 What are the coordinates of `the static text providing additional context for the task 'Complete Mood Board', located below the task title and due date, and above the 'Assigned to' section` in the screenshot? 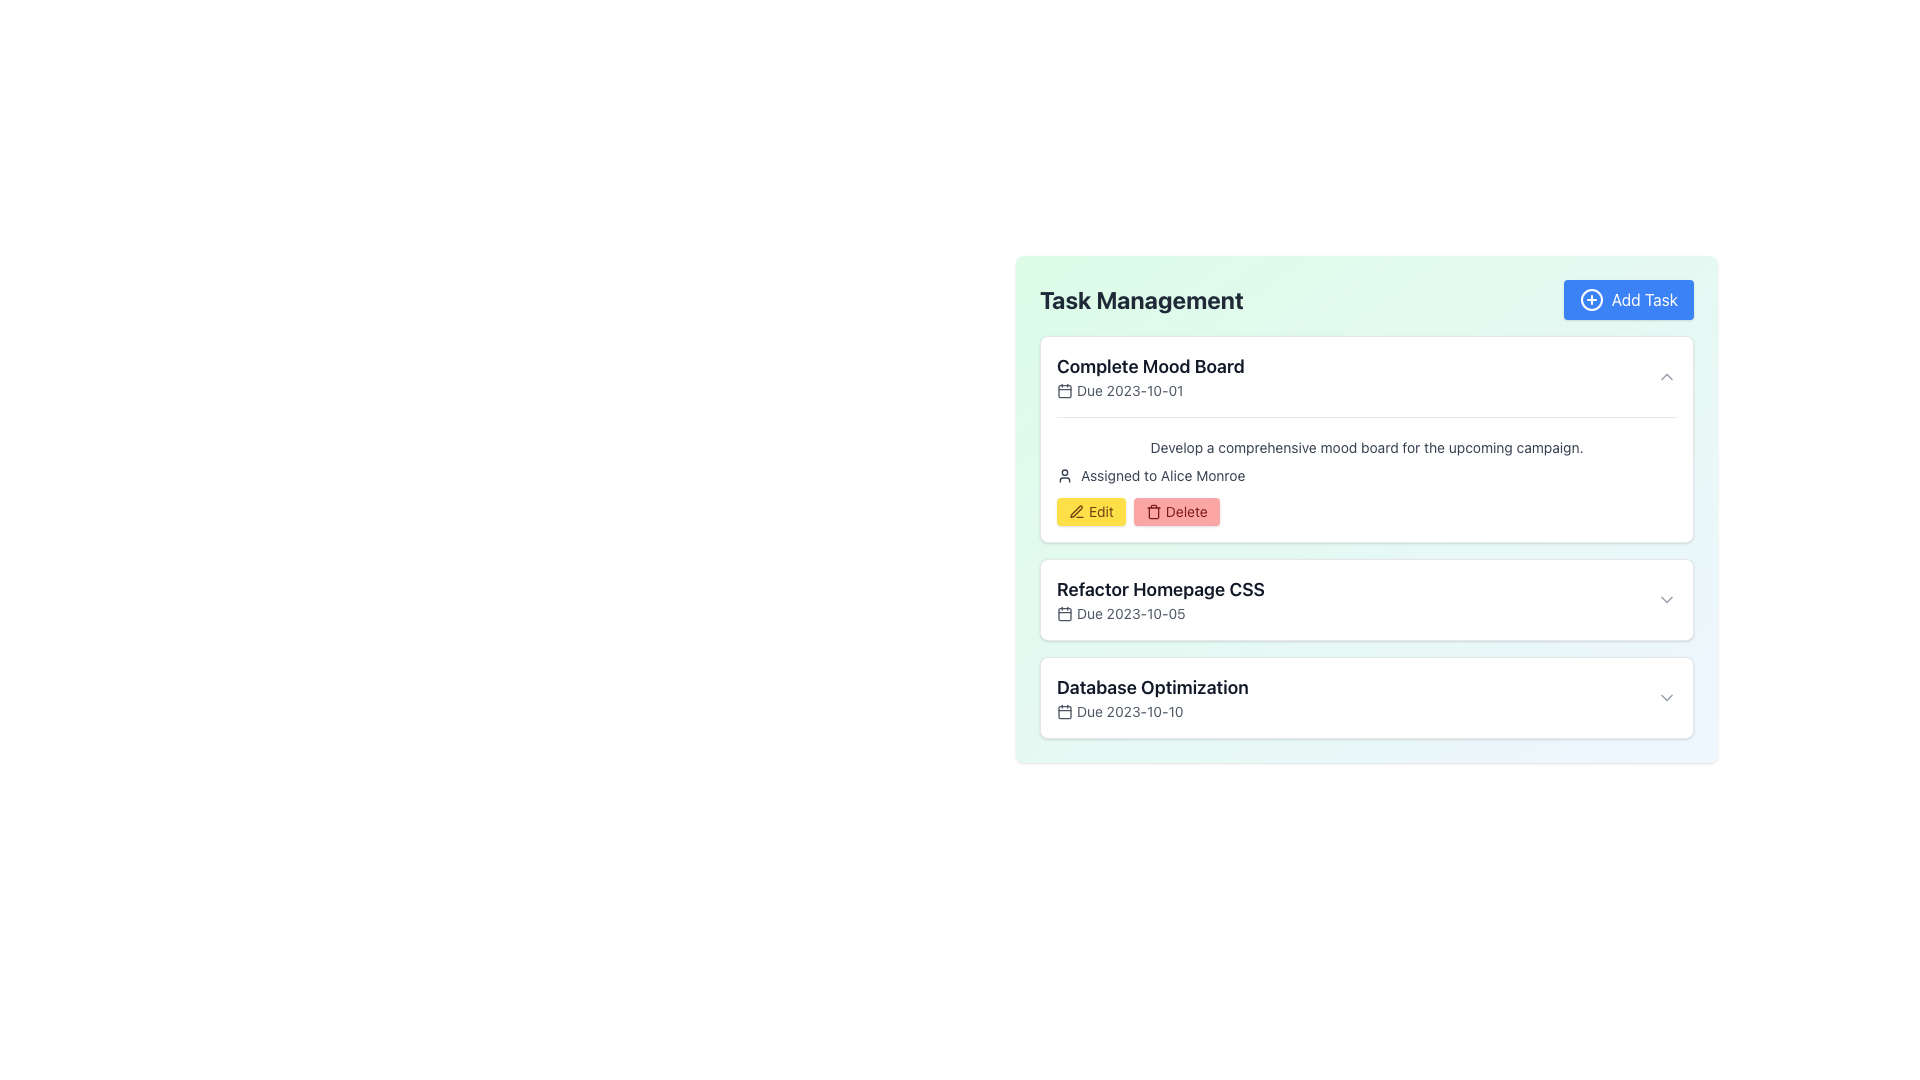 It's located at (1366, 446).